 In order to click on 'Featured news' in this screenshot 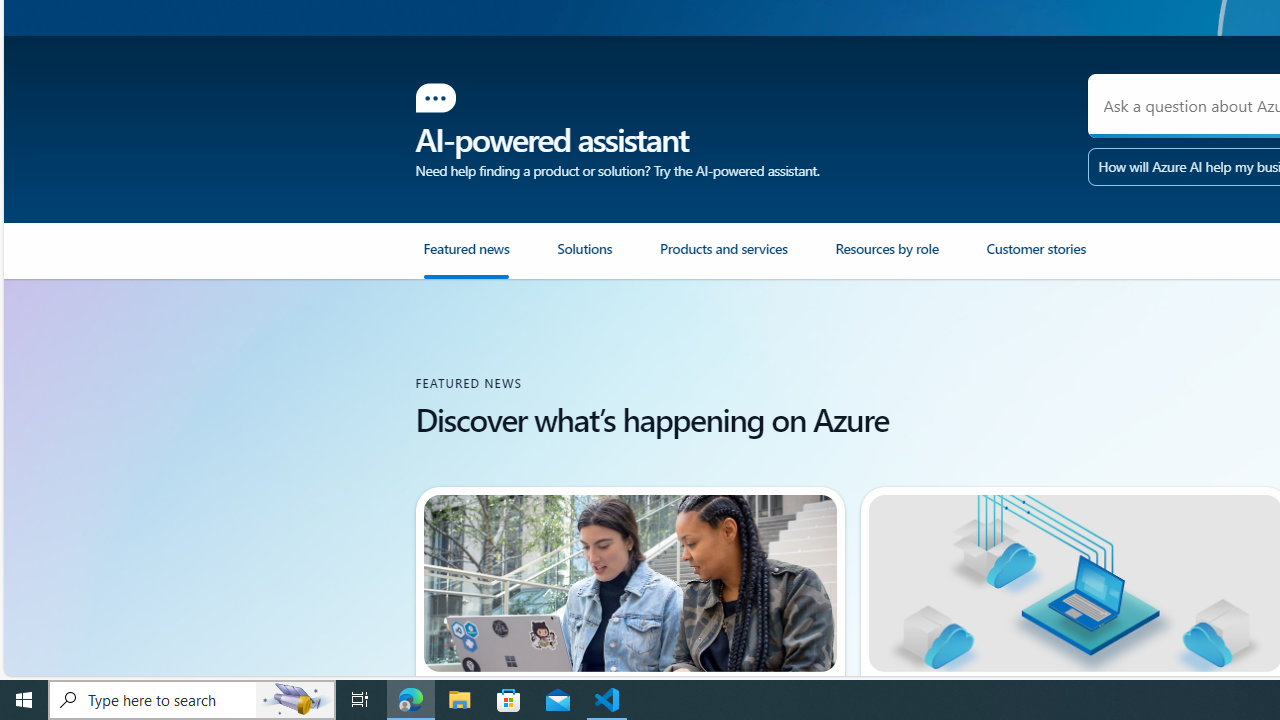, I will do `click(488, 258)`.